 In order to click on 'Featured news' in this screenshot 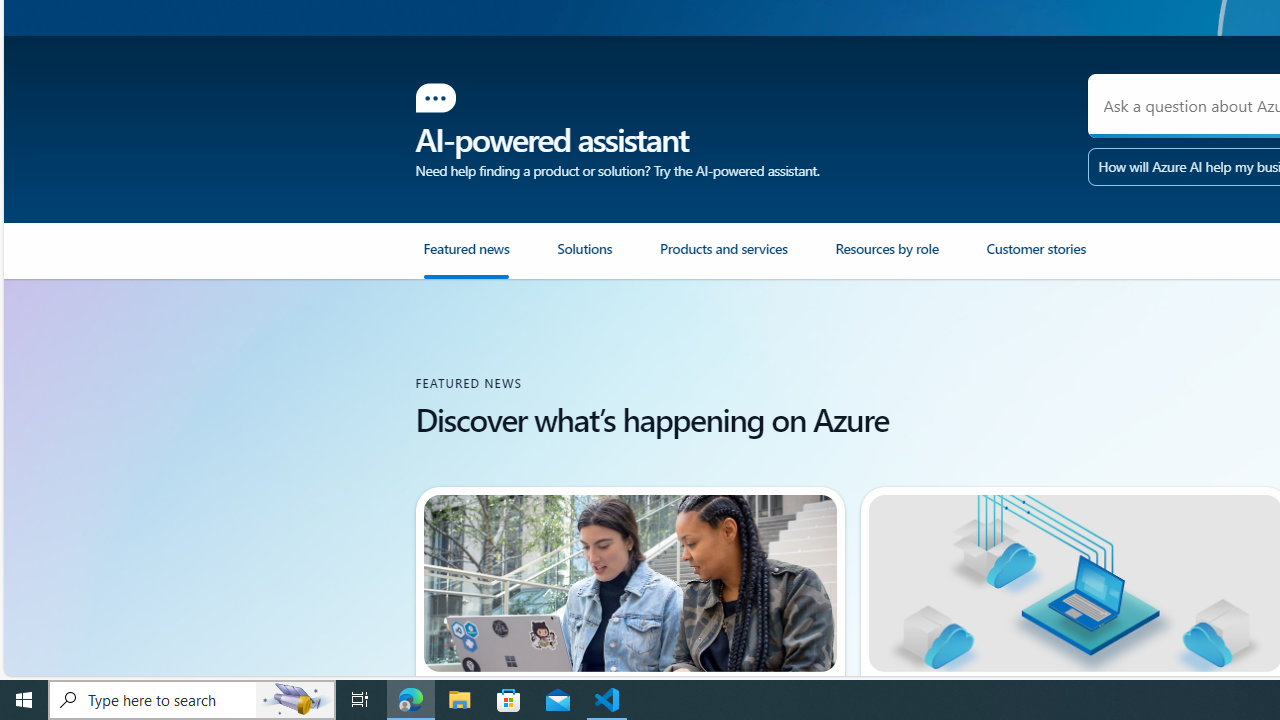, I will do `click(488, 258)`.